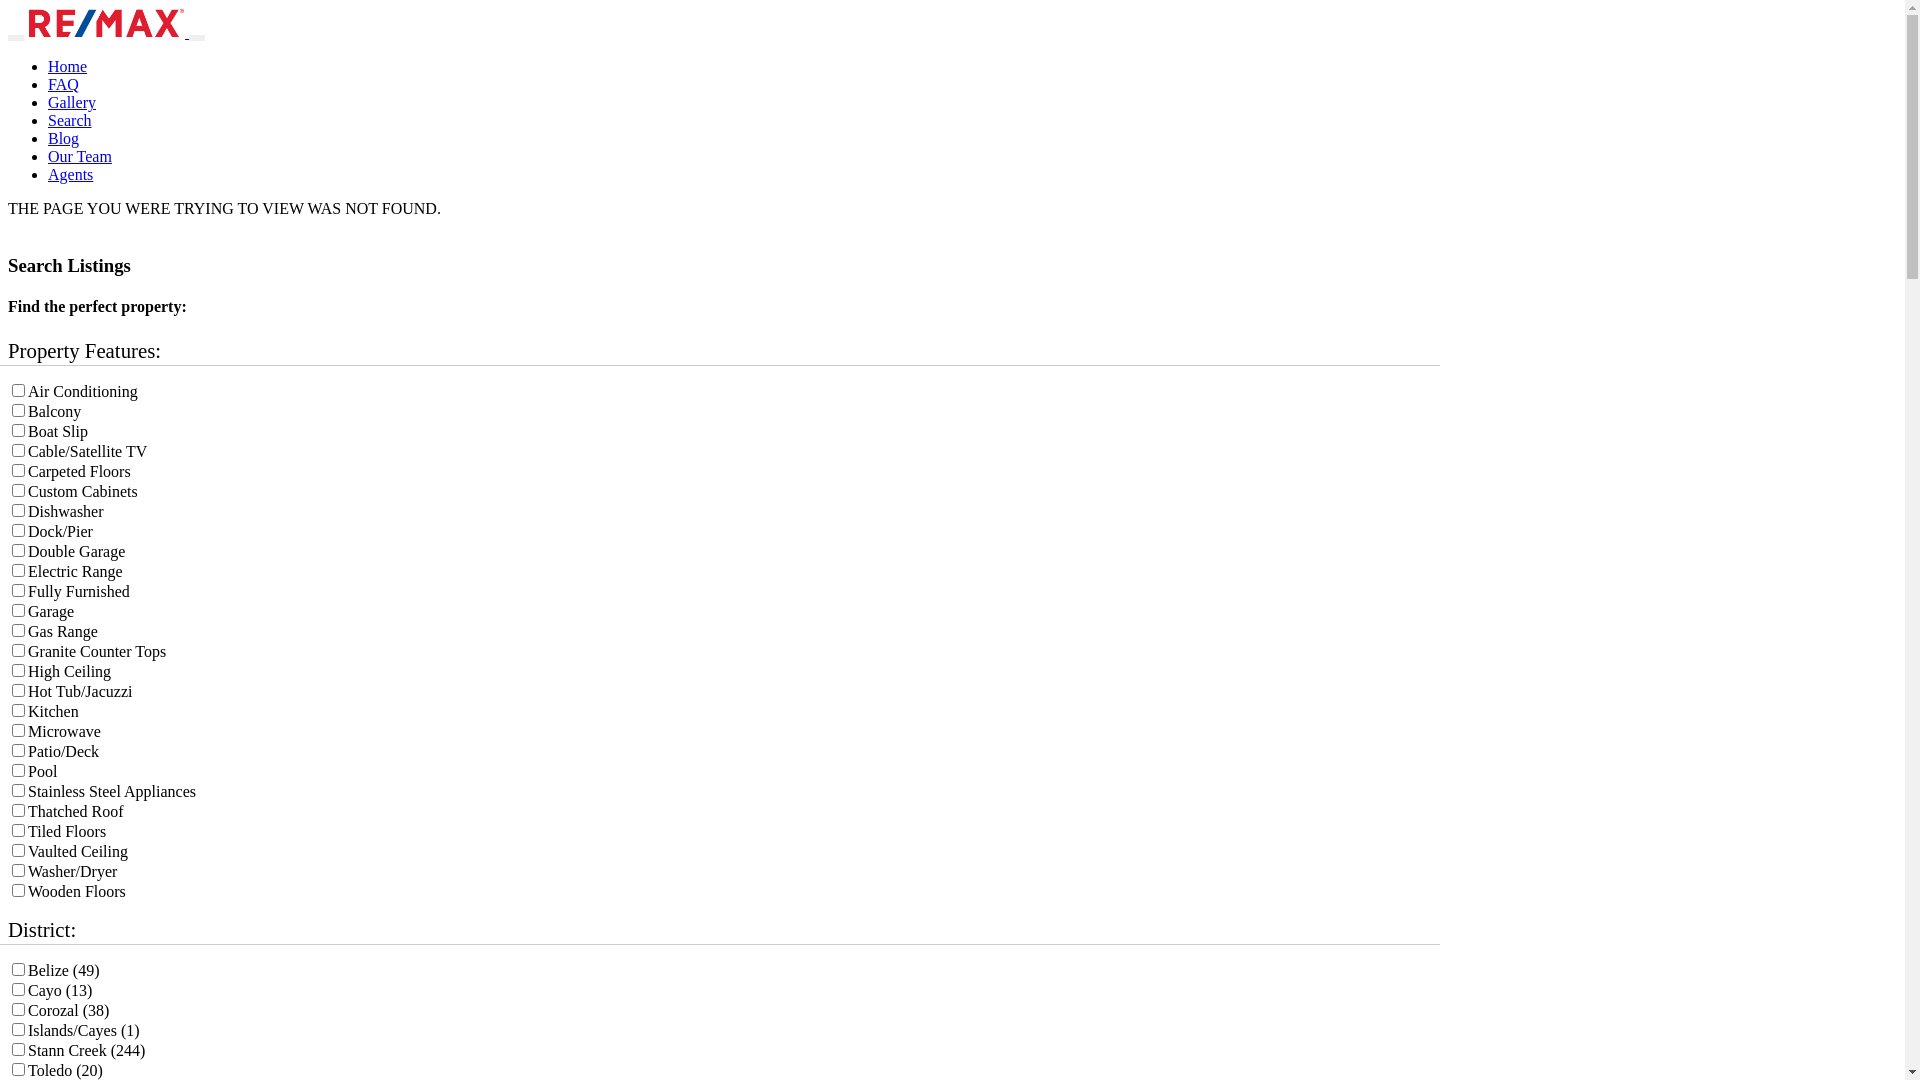  I want to click on 'FAQ', so click(63, 83).